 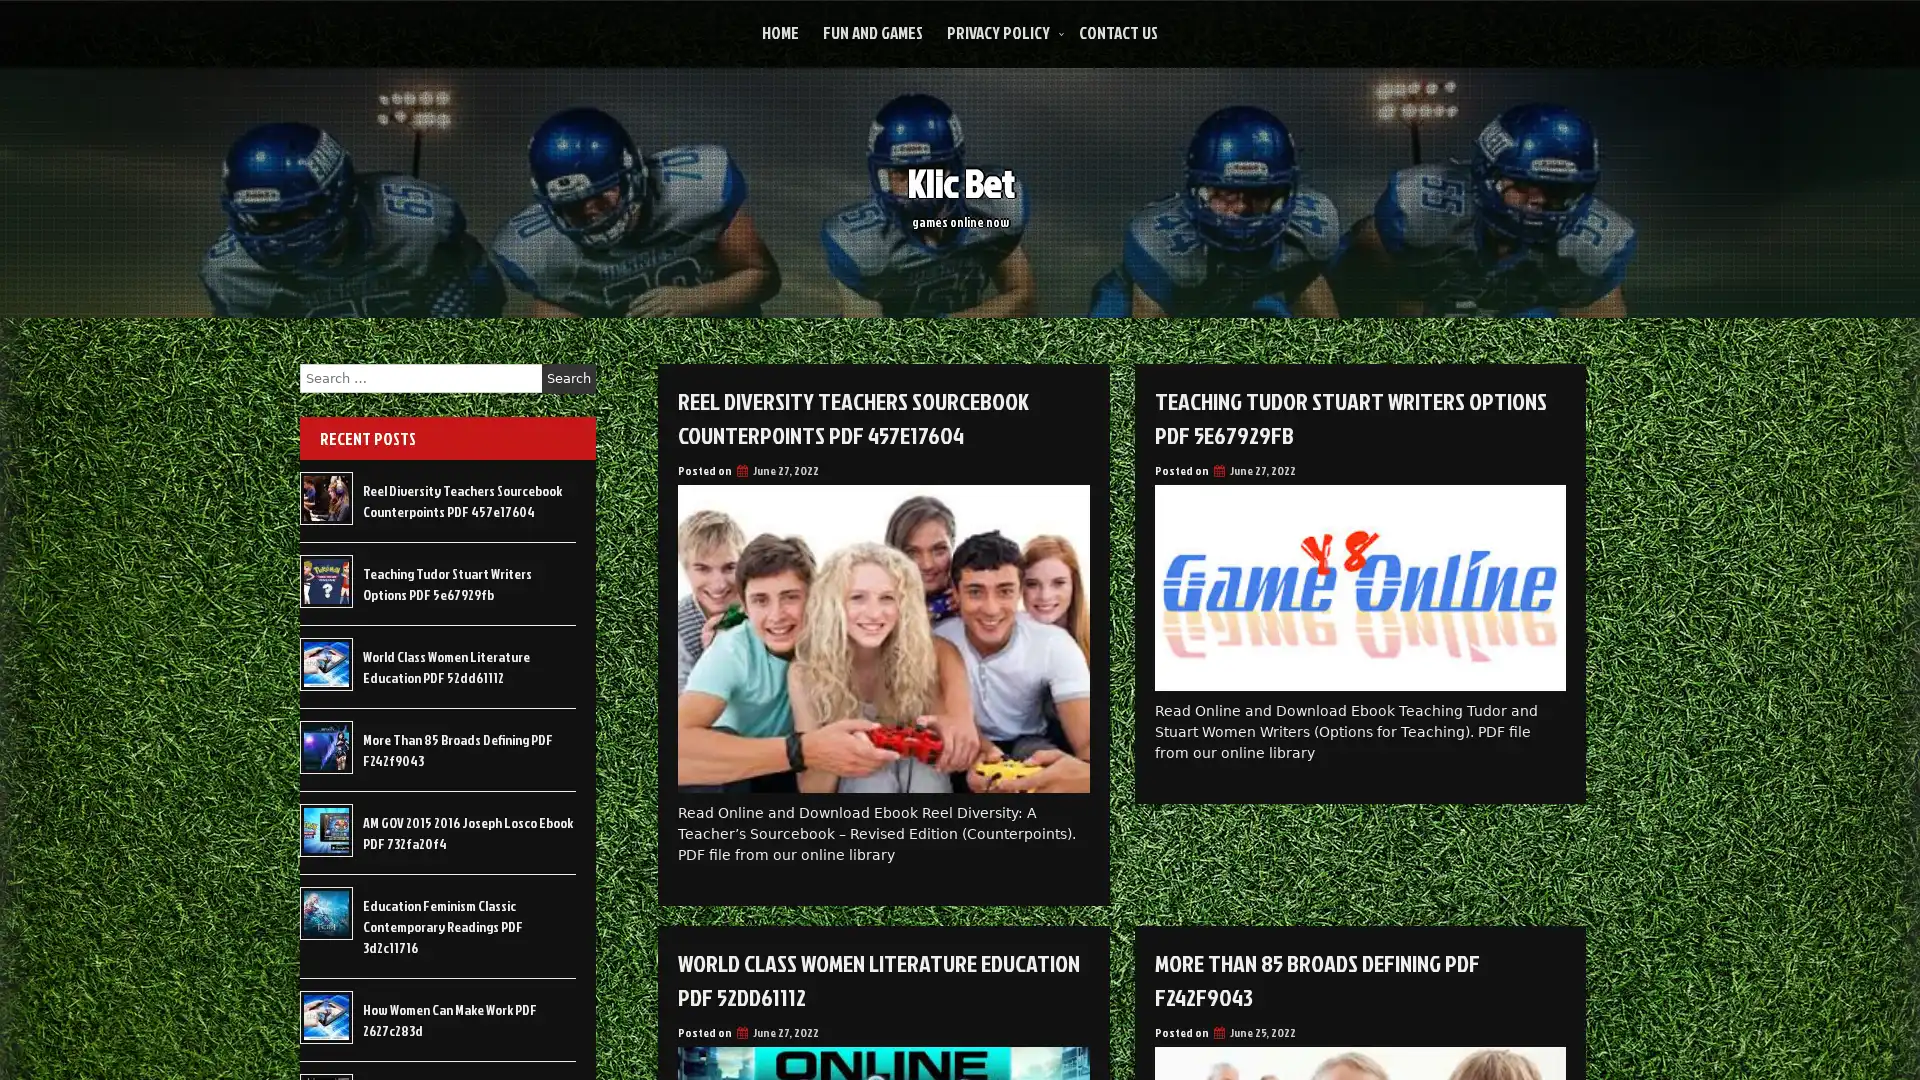 What do you see at coordinates (568, 378) in the screenshot?
I see `Search` at bounding box center [568, 378].